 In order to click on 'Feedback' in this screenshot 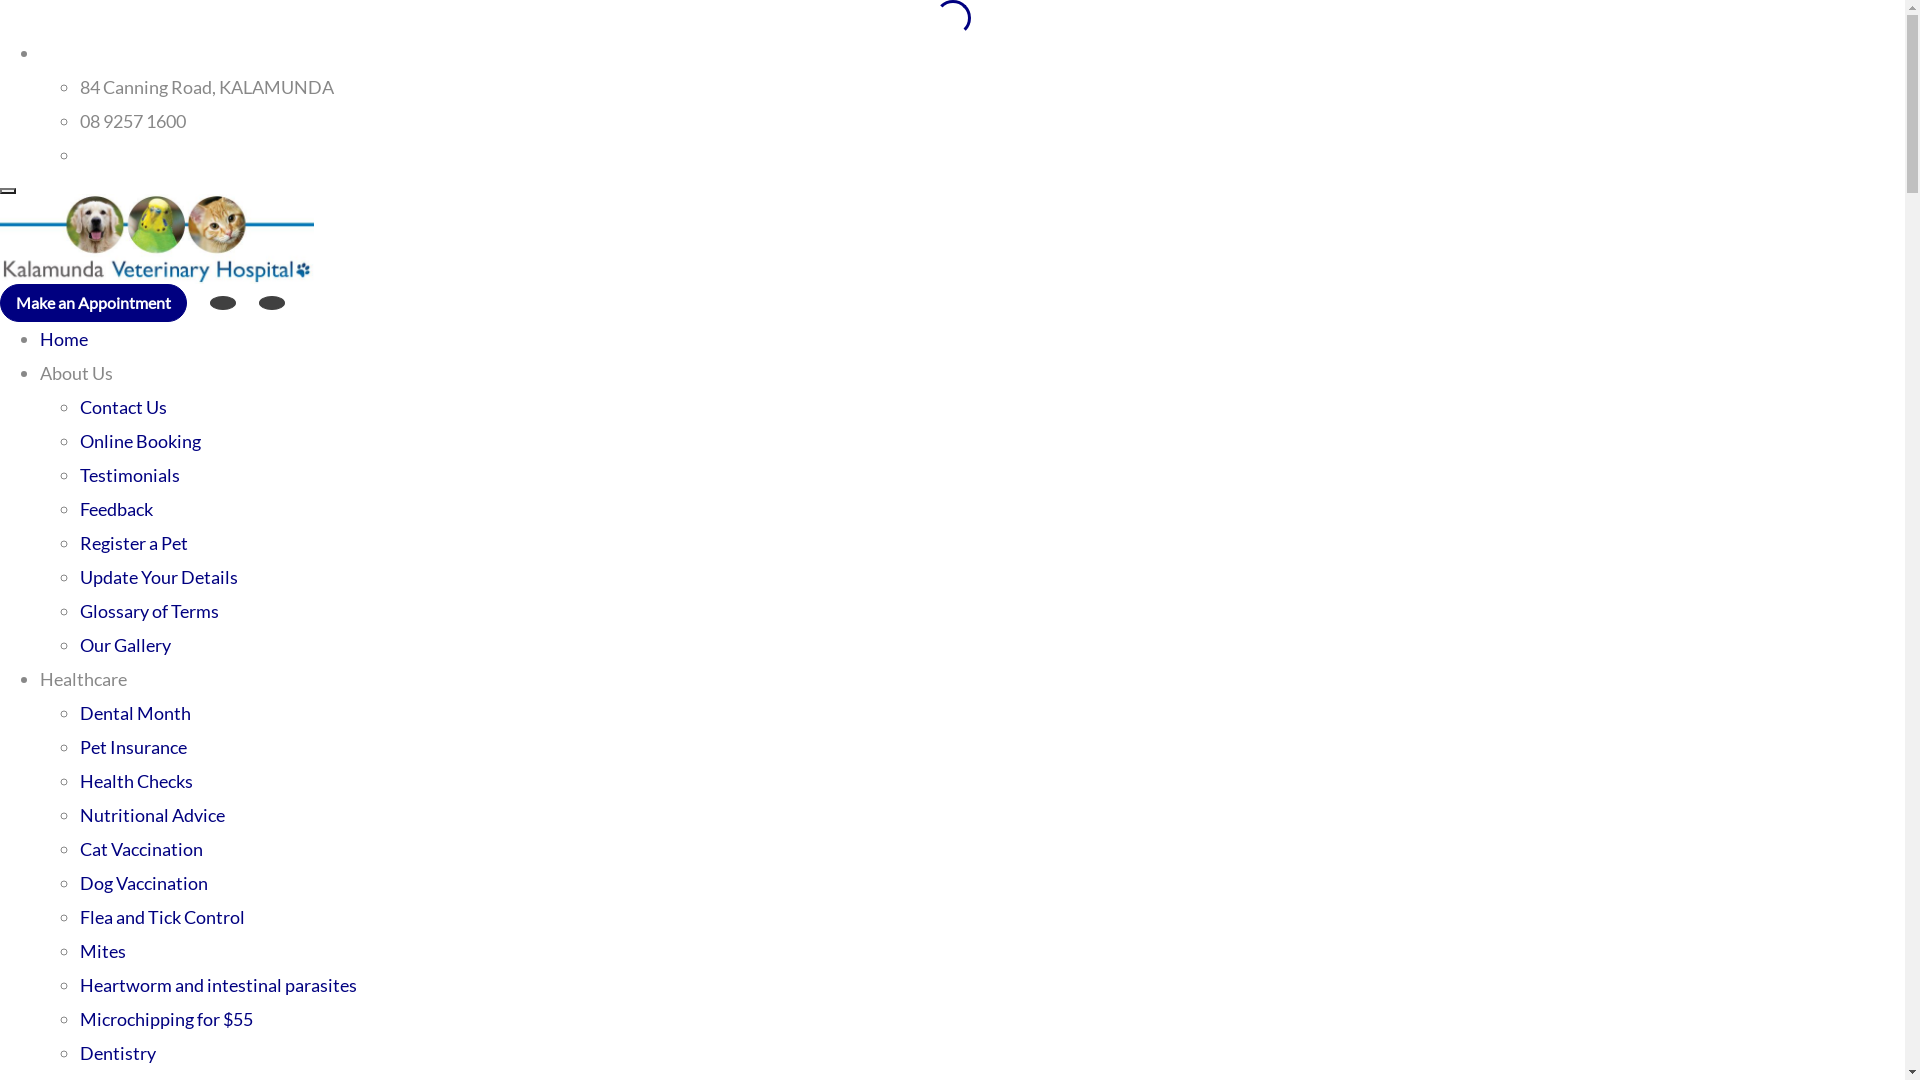, I will do `click(115, 508)`.